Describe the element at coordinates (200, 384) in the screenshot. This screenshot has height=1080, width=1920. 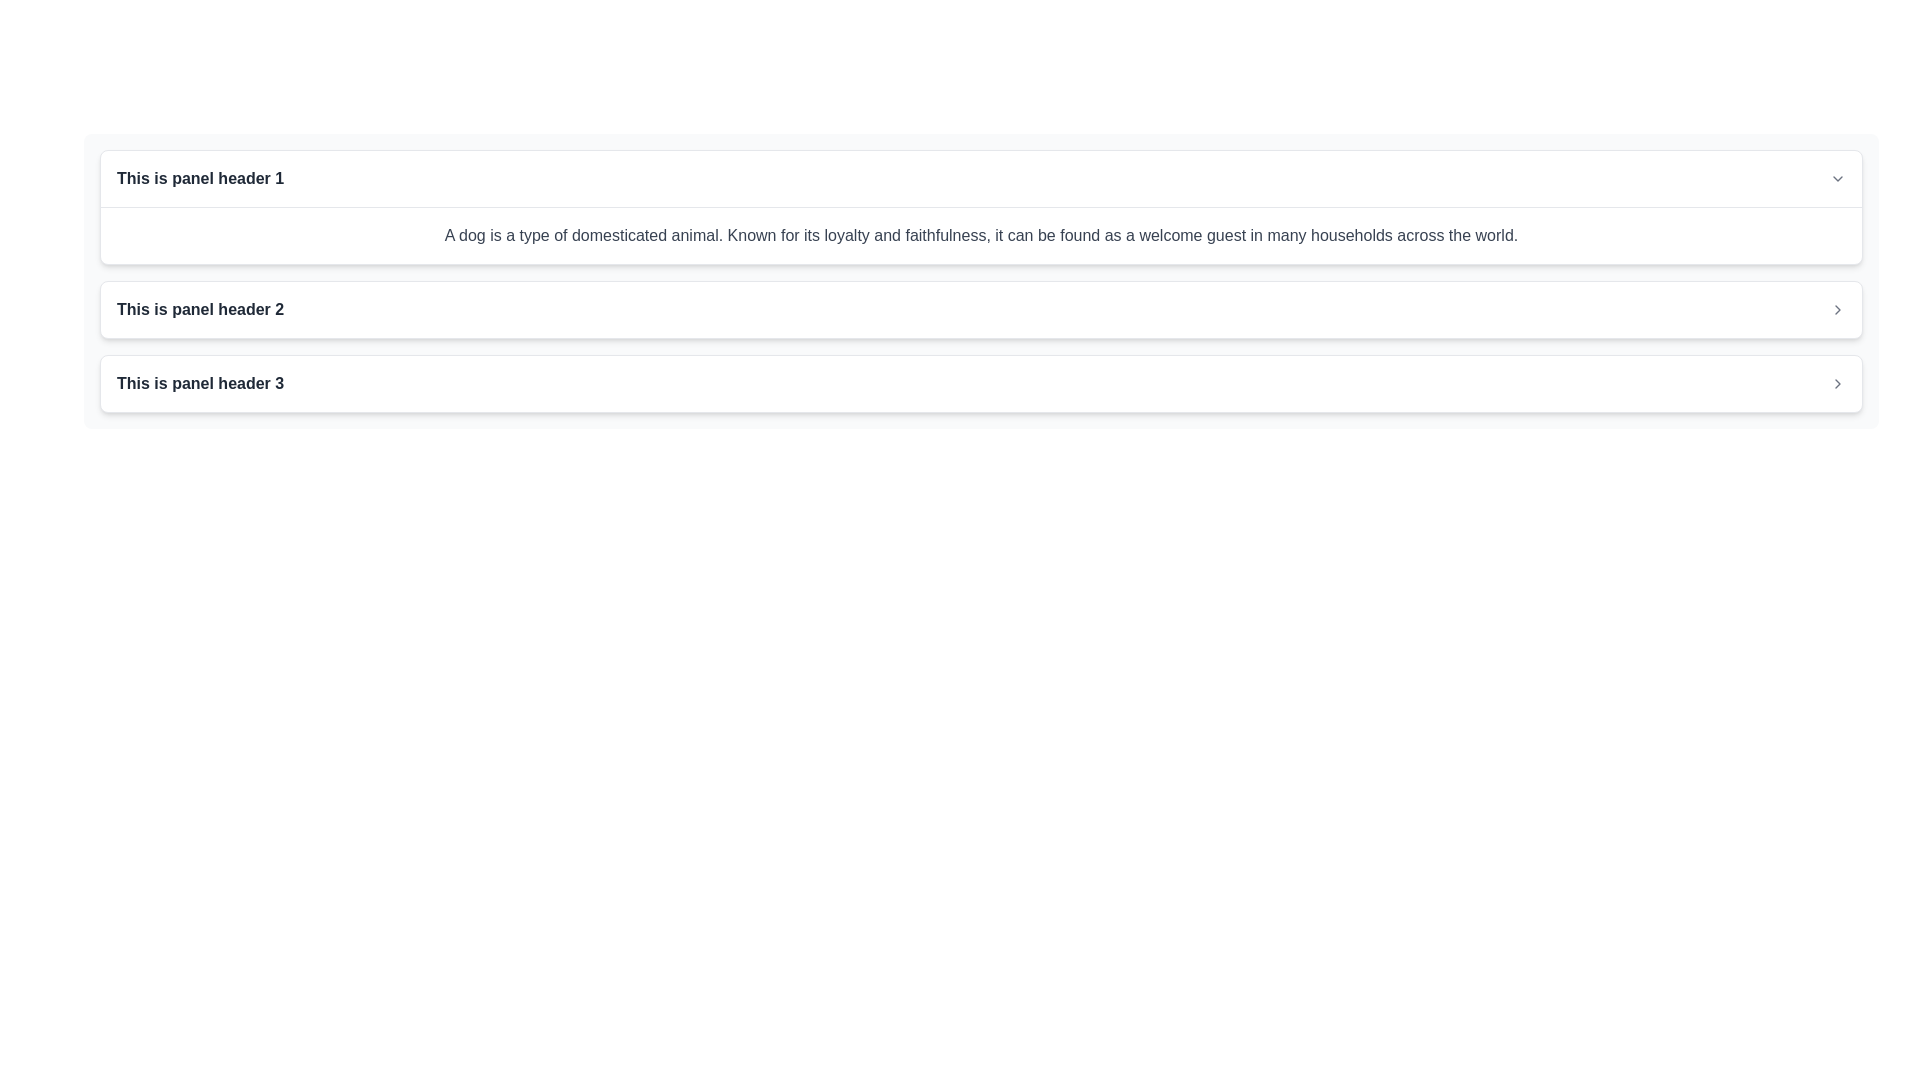
I see `the text label styled with bold, dark gray text reading 'This is panel header 3' to interact with adjacent components` at that location.